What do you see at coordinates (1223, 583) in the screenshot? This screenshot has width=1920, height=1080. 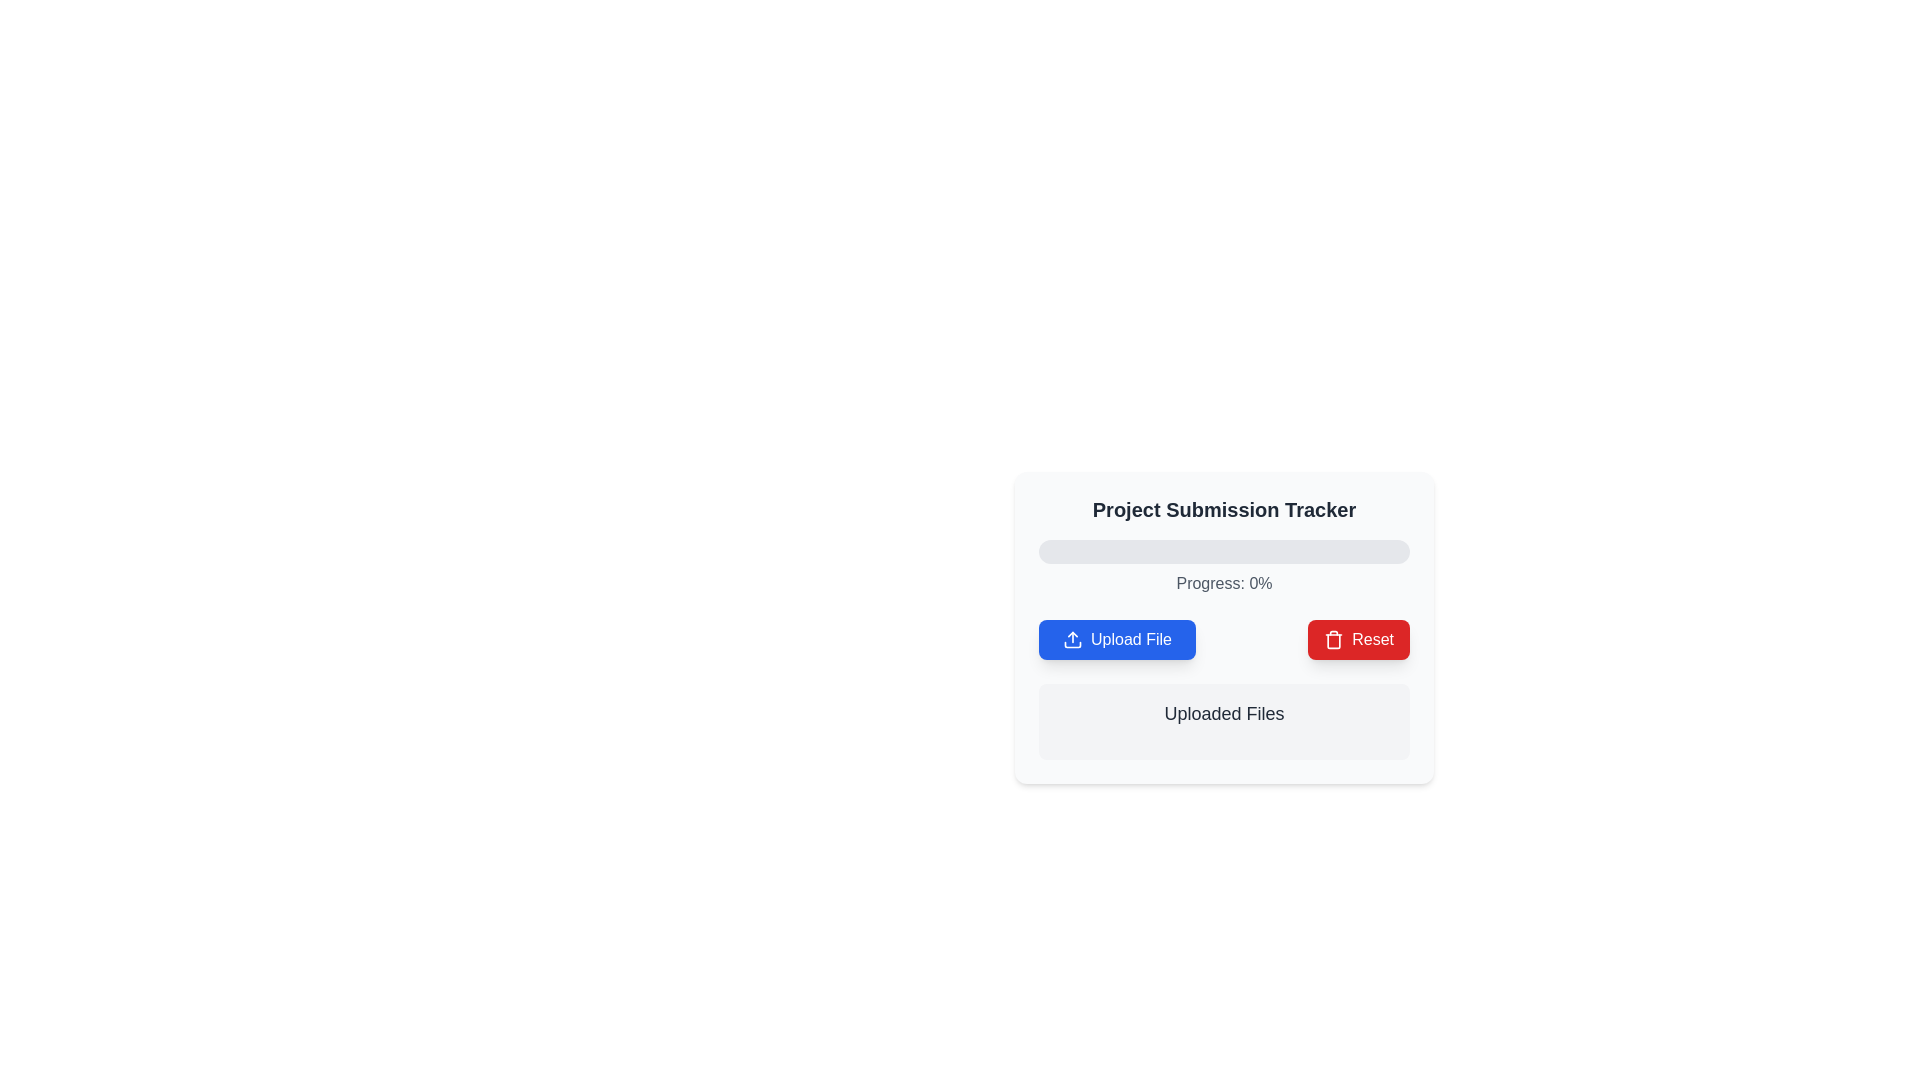 I see `the static text label displaying 'Progress: 0%' located beneath the progress bar in the 'Project Submission Tracker' section` at bounding box center [1223, 583].